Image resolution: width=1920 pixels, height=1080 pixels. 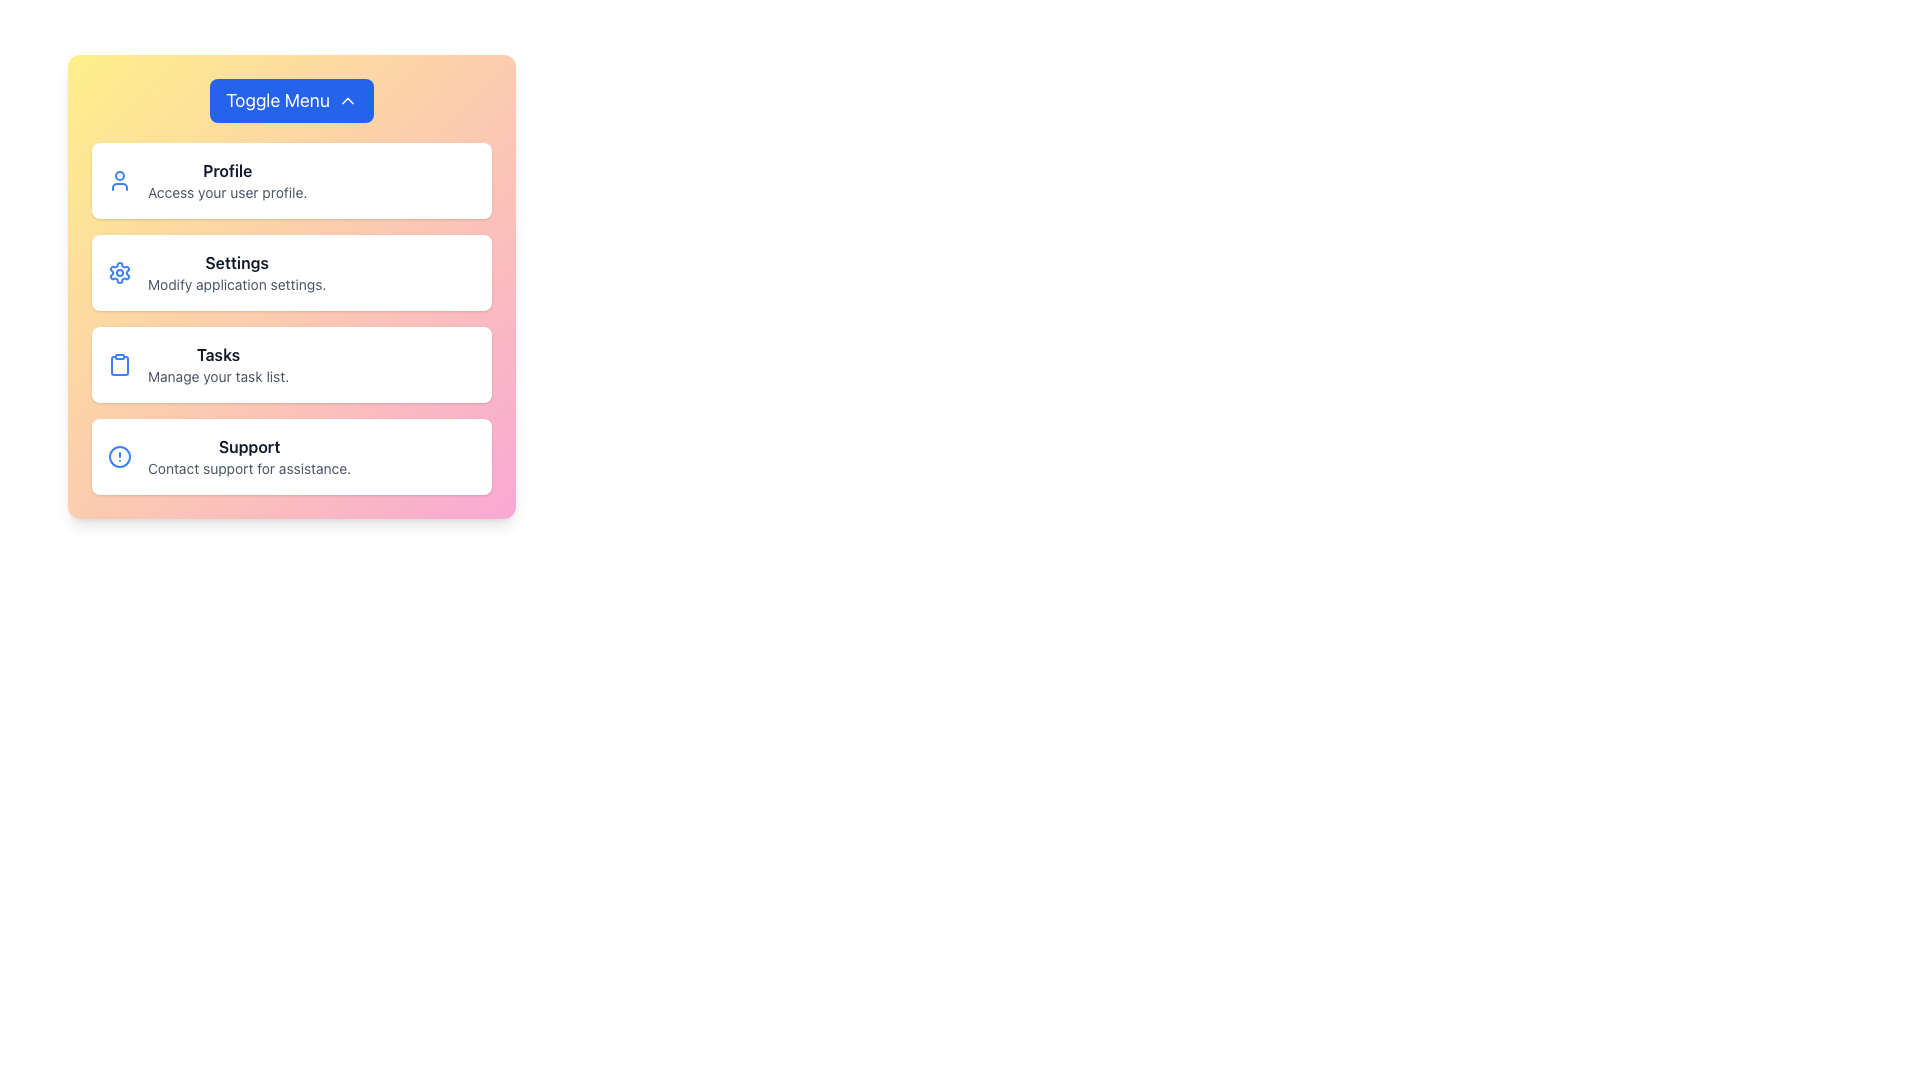 I want to click on the Text Label indicating the title of the menu option for accessing the user profile section, which is aligned above the descriptive text 'Access your user profile.' and to the right of a user icon, so click(x=227, y=169).